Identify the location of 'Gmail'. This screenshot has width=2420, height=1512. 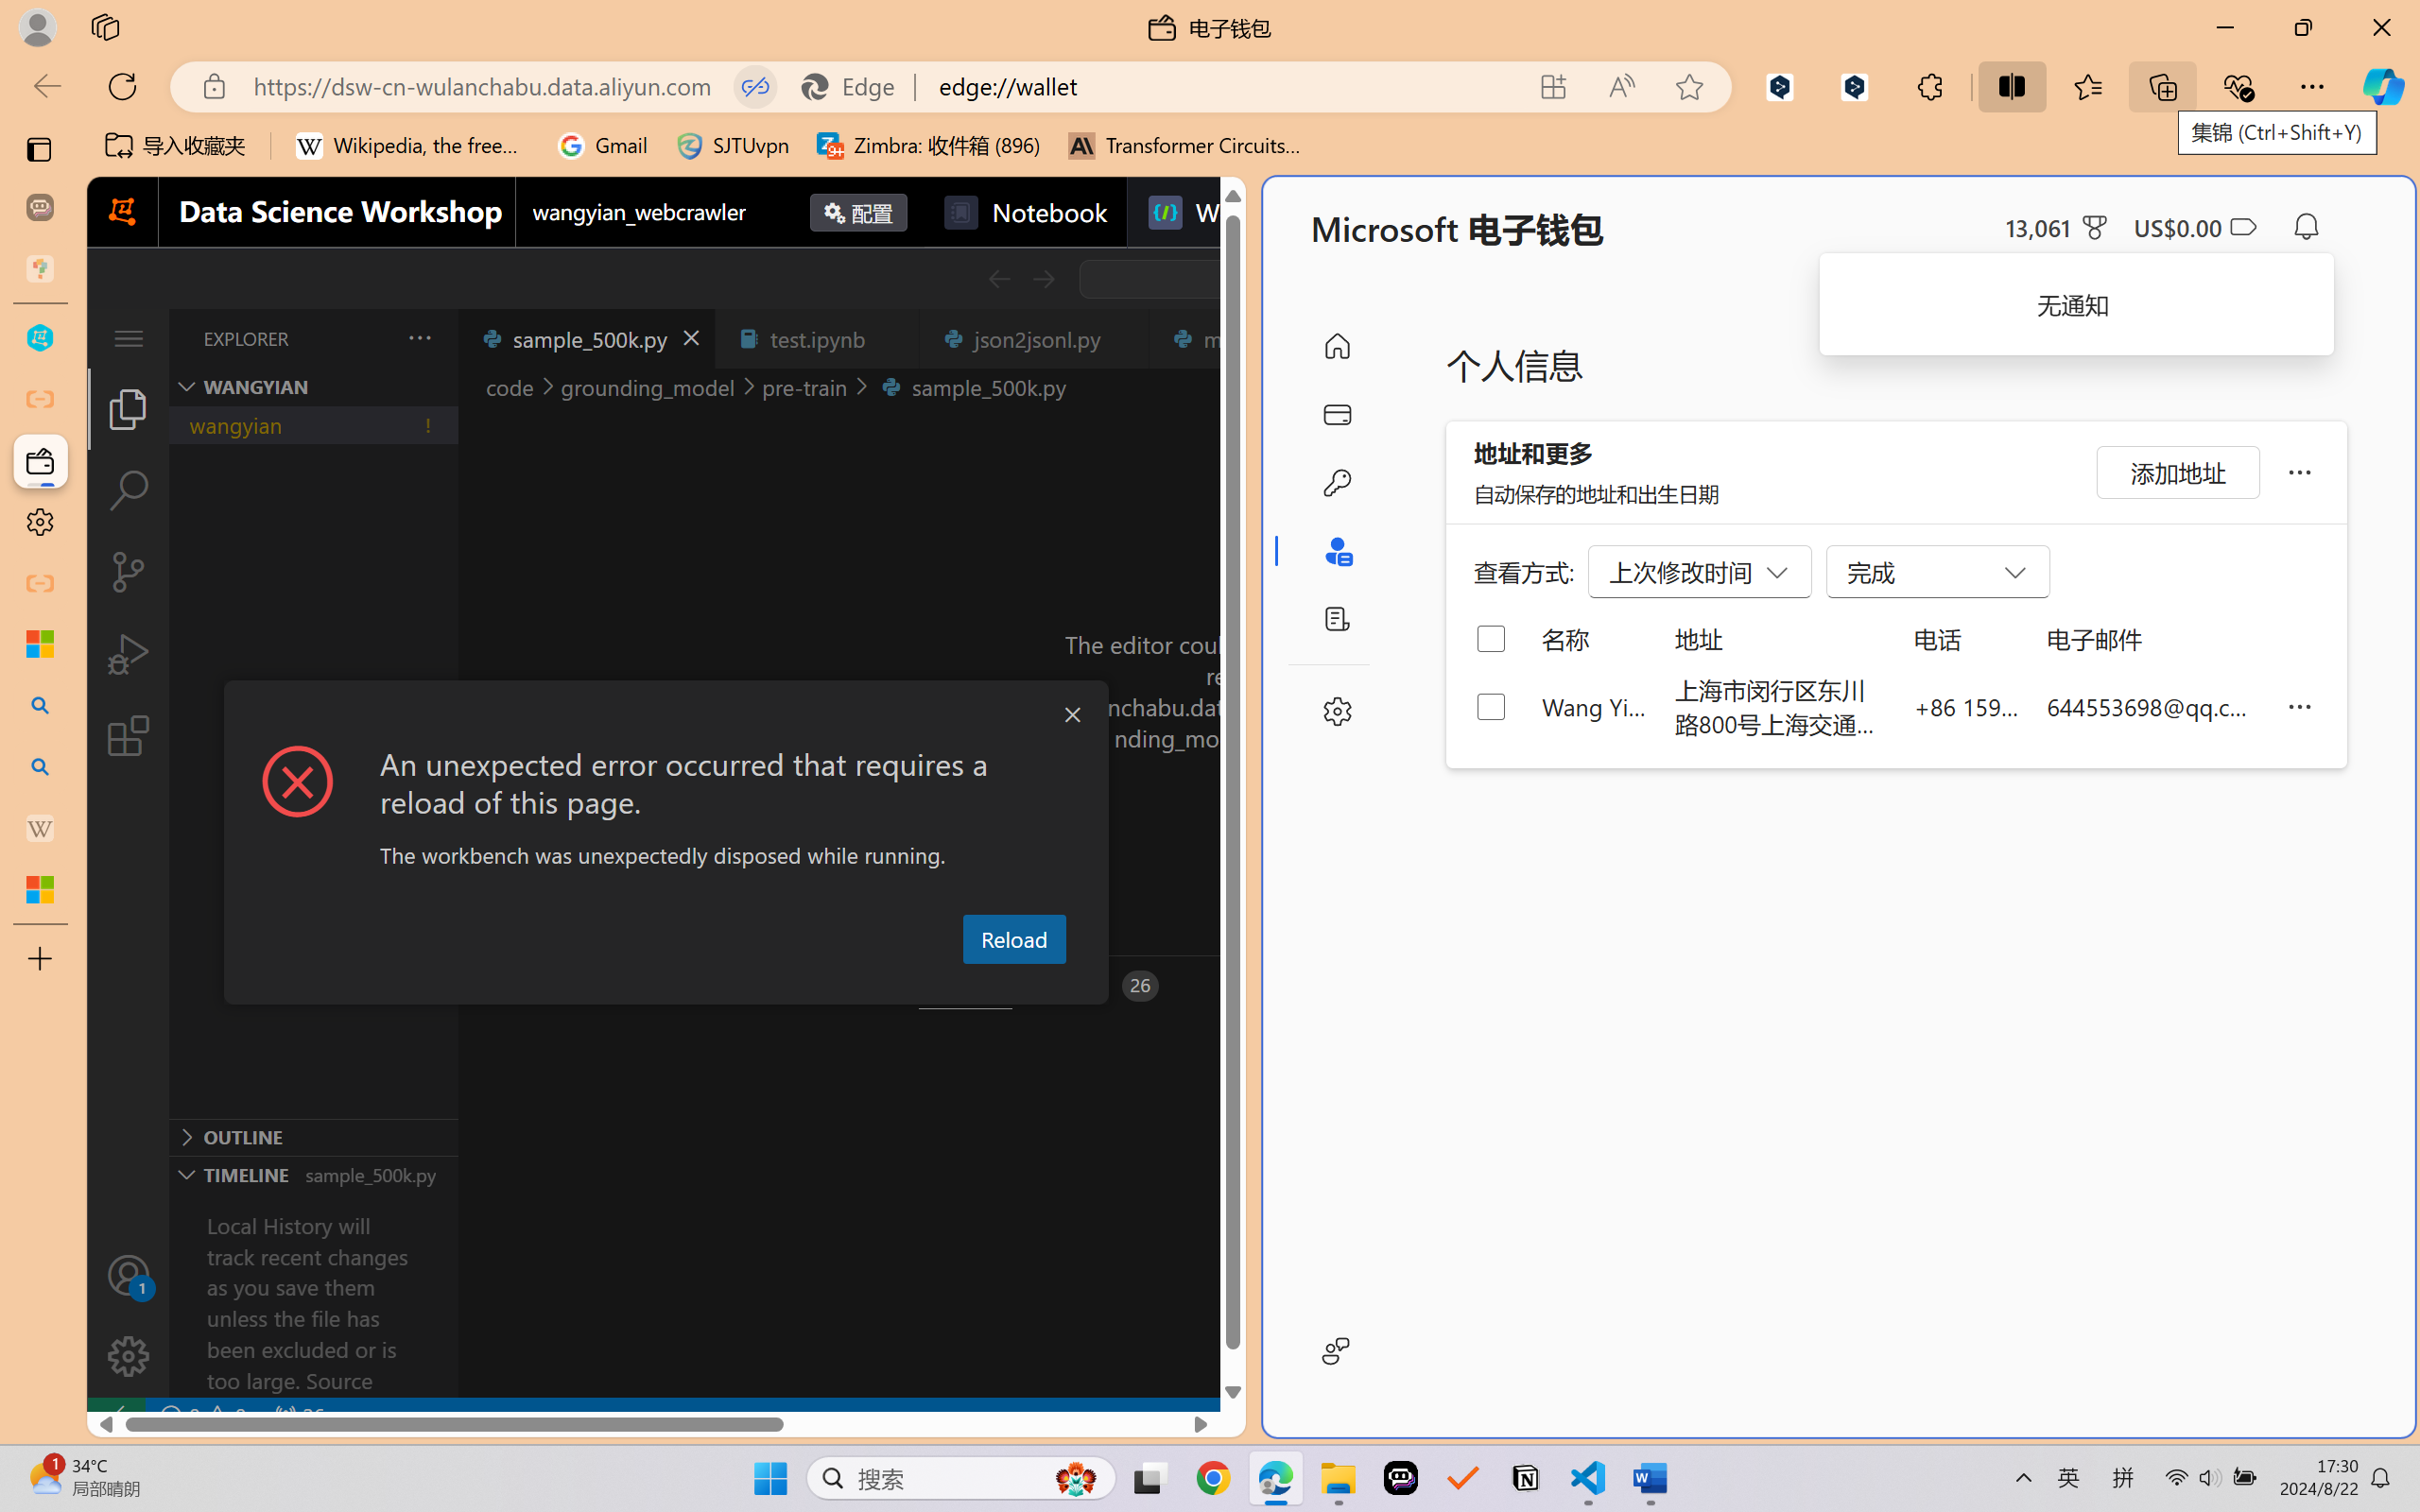
(601, 145).